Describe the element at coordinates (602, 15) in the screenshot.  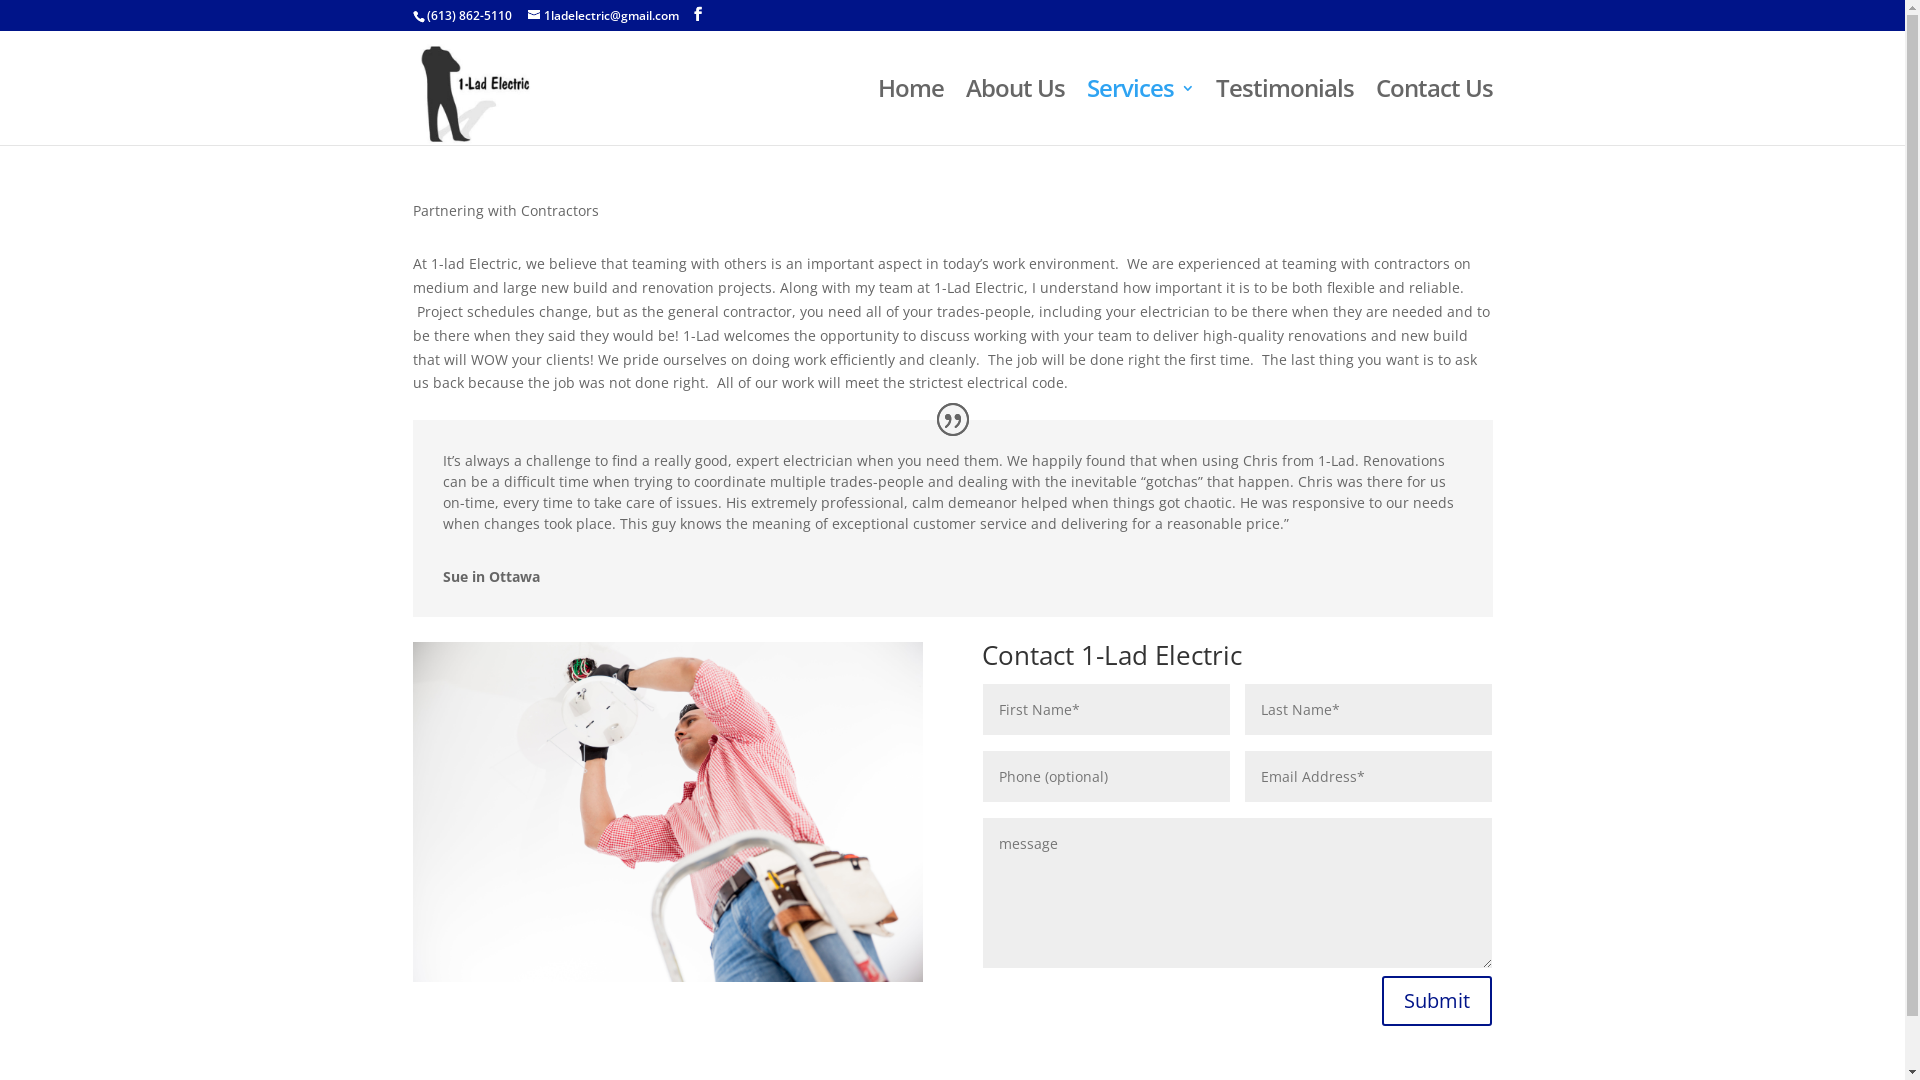
I see `'1ladelectric@gmail.com'` at that location.